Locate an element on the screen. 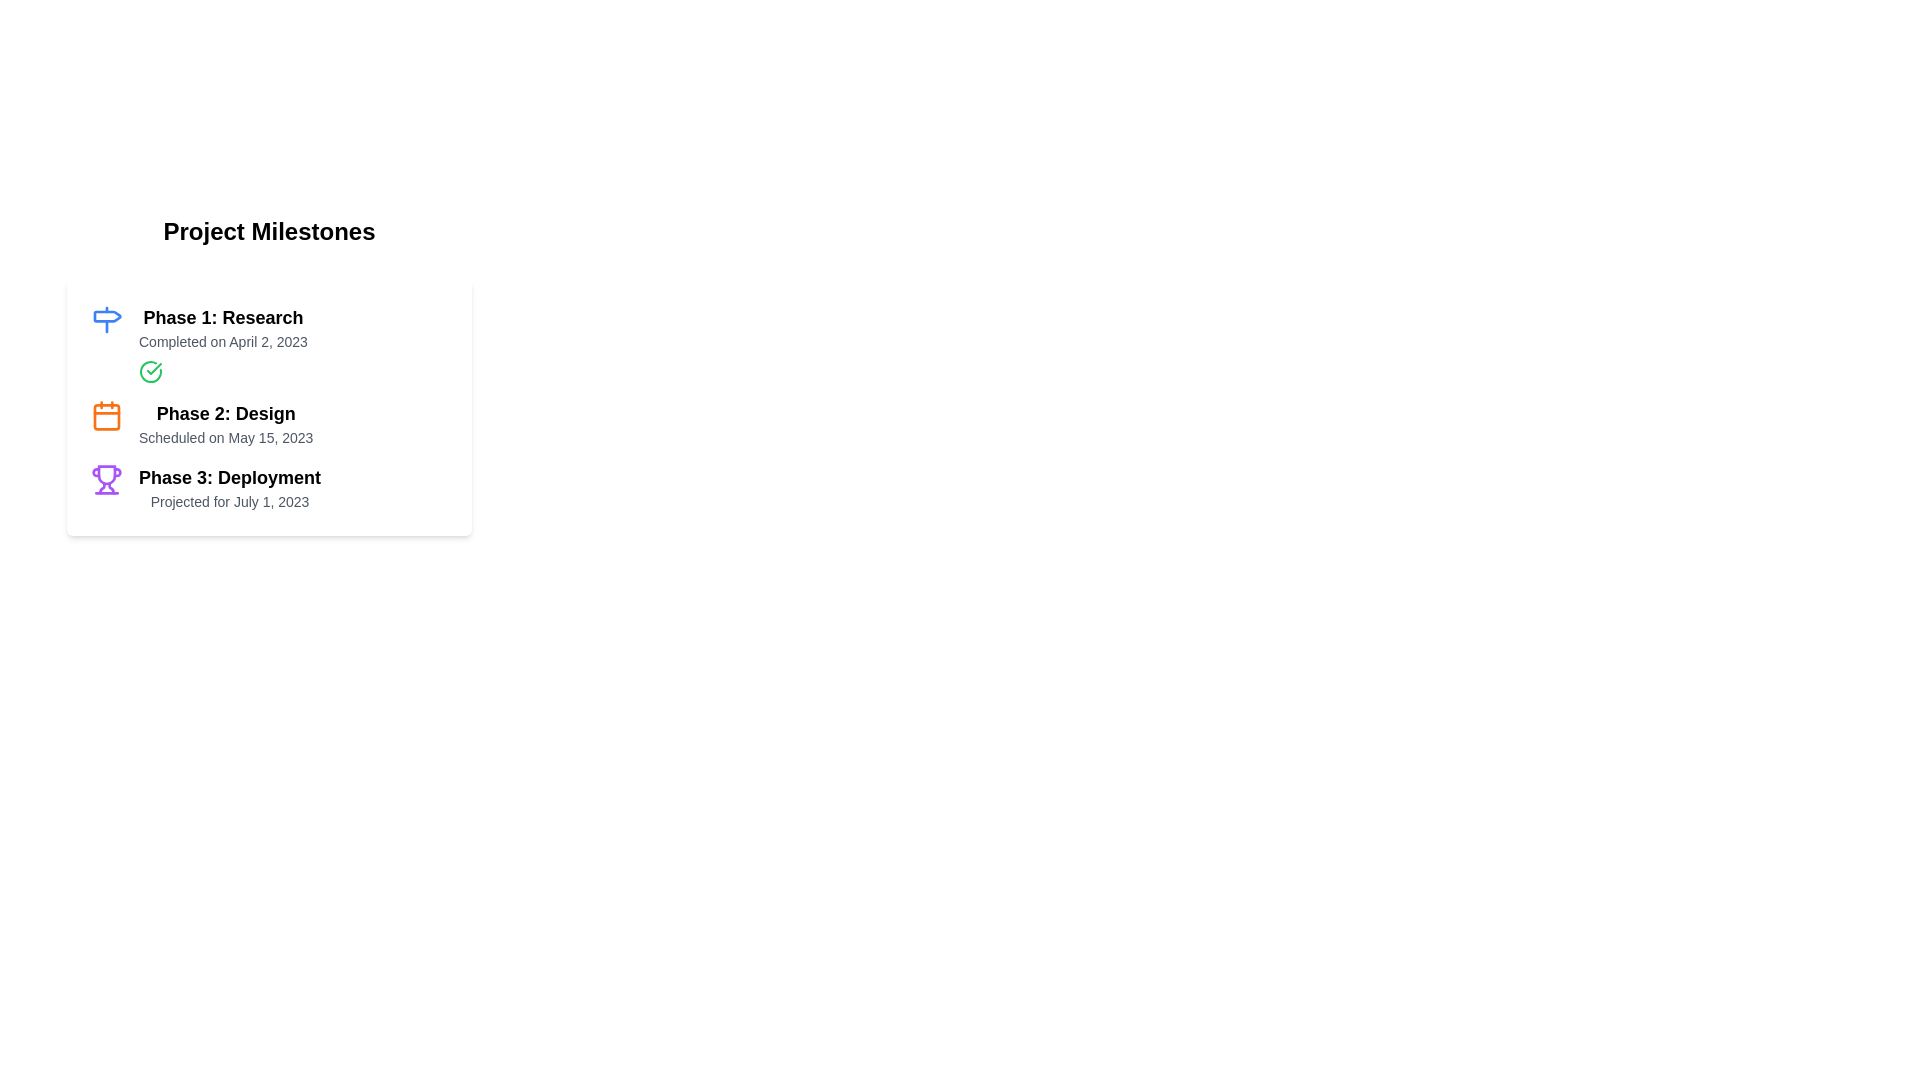  the milestone completion status icon next to 'Phase 1: Research', which indicates that the milestone is completed and displays 'Completed on April 2, 2023.' is located at coordinates (149, 371).